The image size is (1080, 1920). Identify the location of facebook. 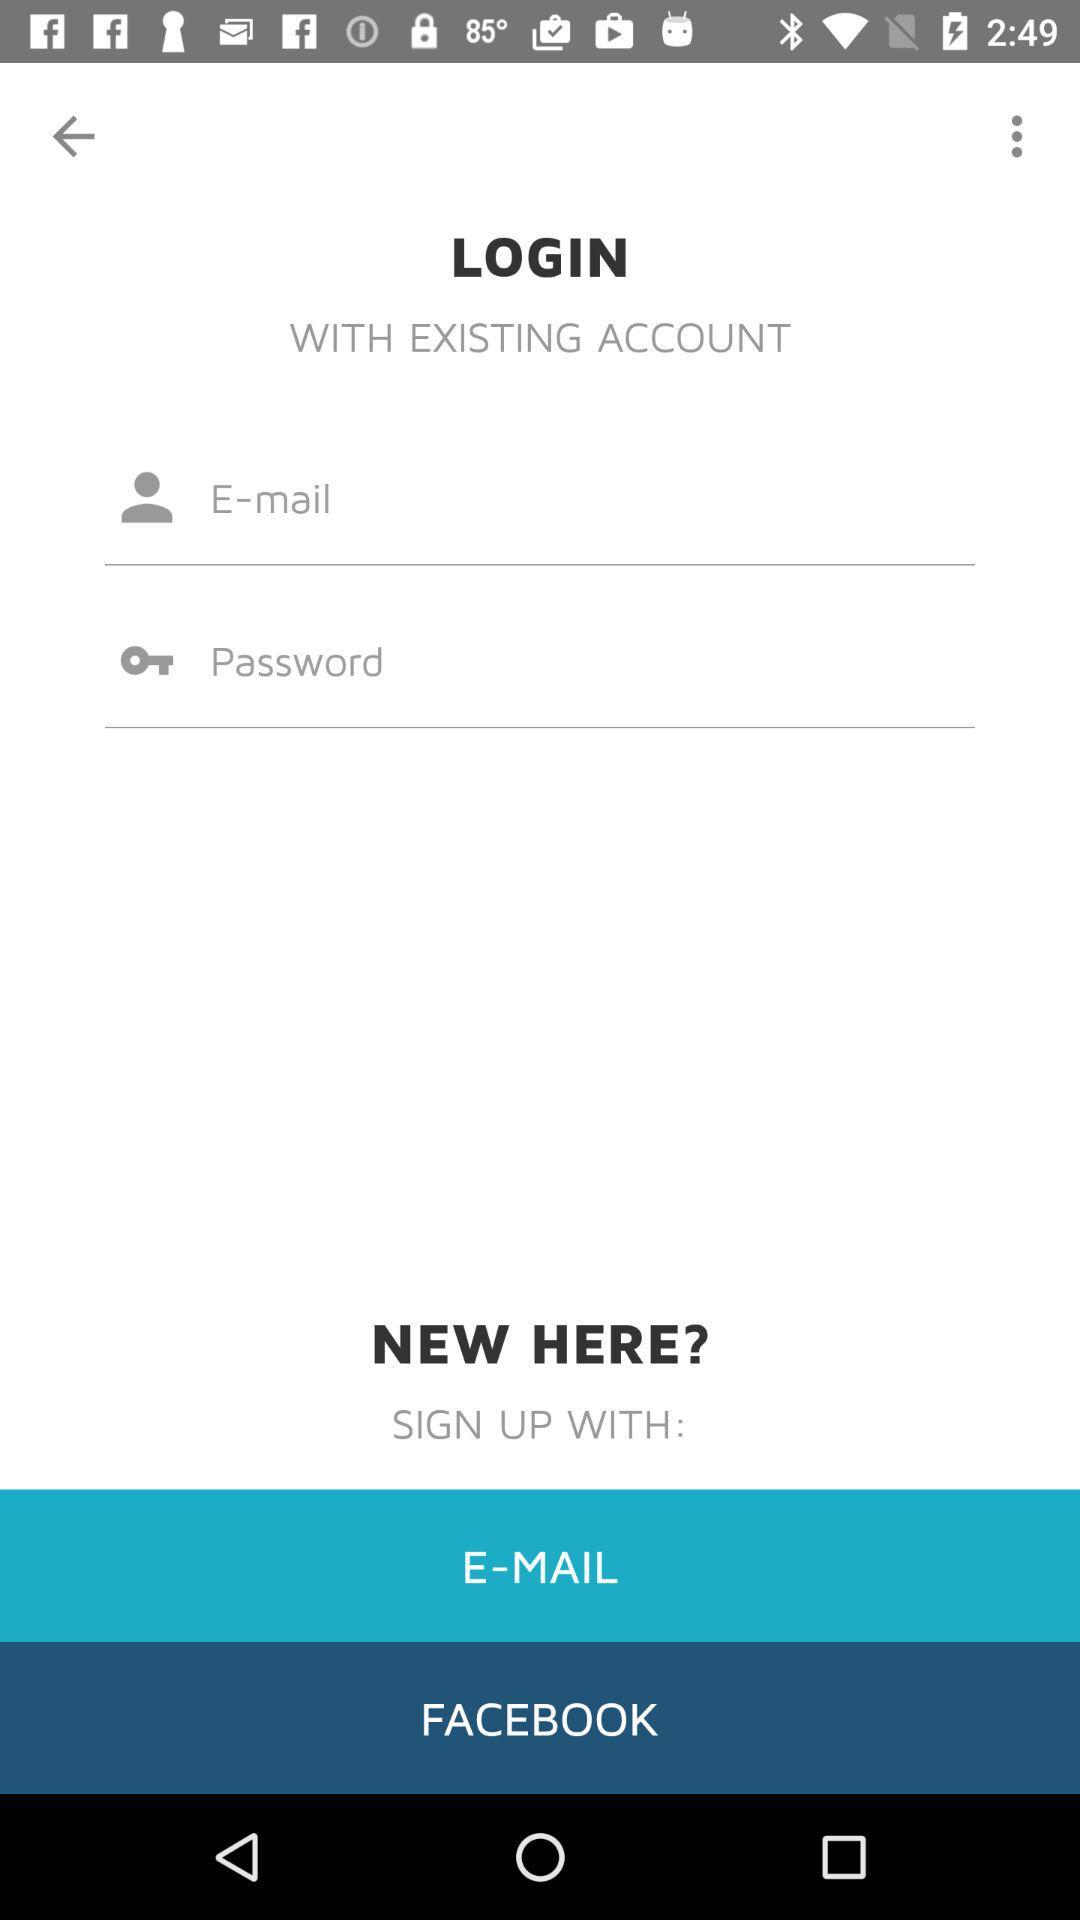
(540, 1716).